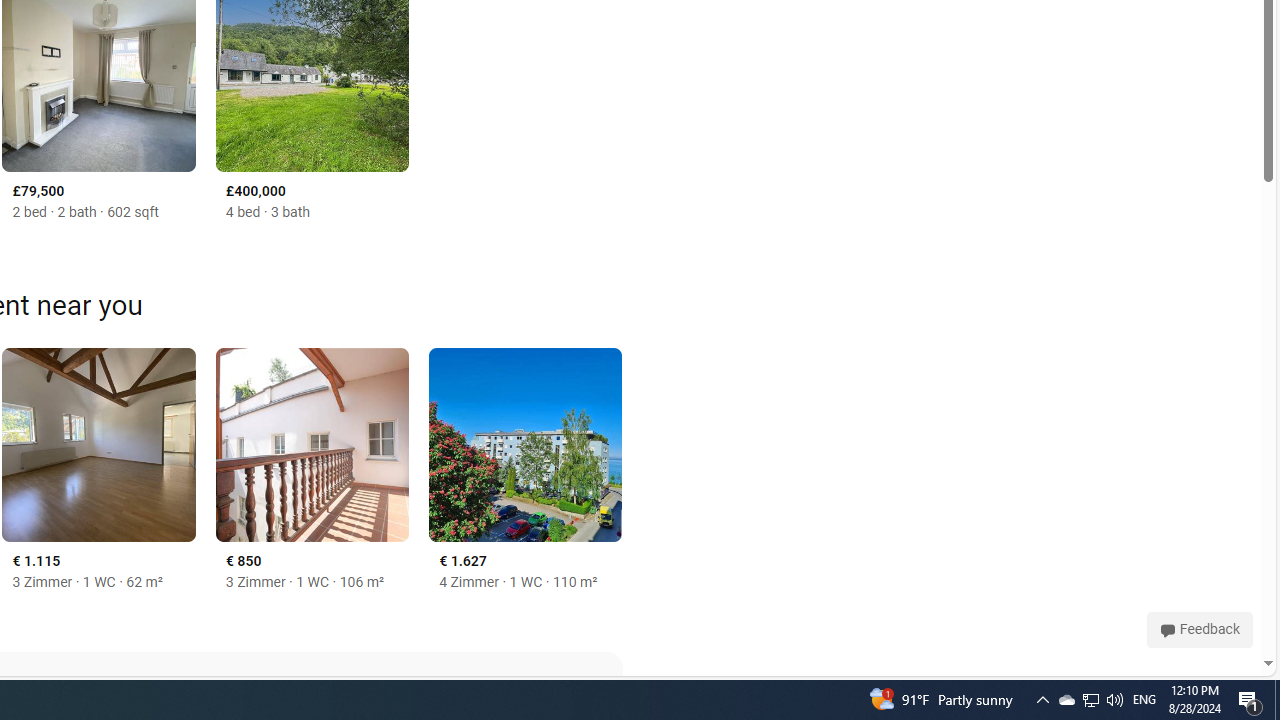  I want to click on 'Lochau, Tirol, Vorarlberg 6900', so click(526, 443).